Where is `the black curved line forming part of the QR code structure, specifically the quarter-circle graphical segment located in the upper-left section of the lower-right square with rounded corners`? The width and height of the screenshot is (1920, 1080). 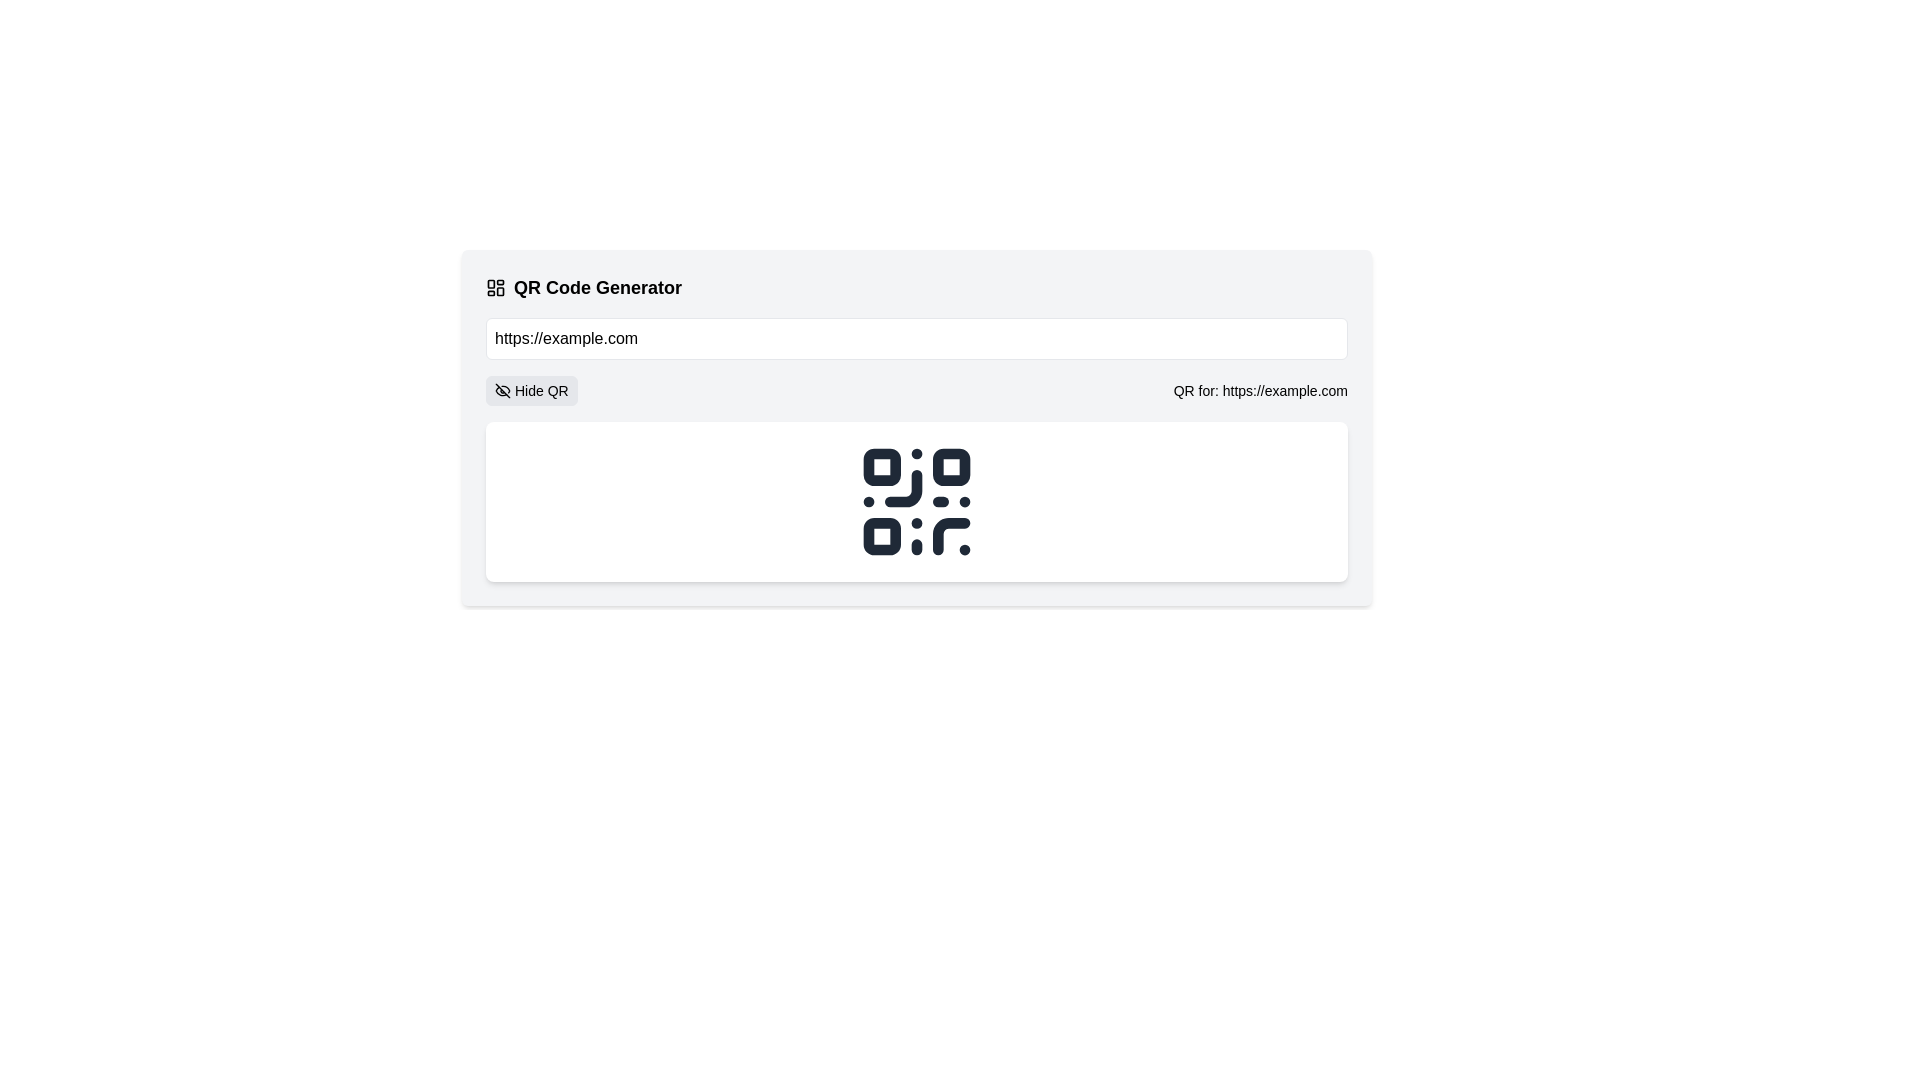 the black curved line forming part of the QR code structure, specifically the quarter-circle graphical segment located in the upper-left section of the lower-right square with rounded corners is located at coordinates (902, 488).